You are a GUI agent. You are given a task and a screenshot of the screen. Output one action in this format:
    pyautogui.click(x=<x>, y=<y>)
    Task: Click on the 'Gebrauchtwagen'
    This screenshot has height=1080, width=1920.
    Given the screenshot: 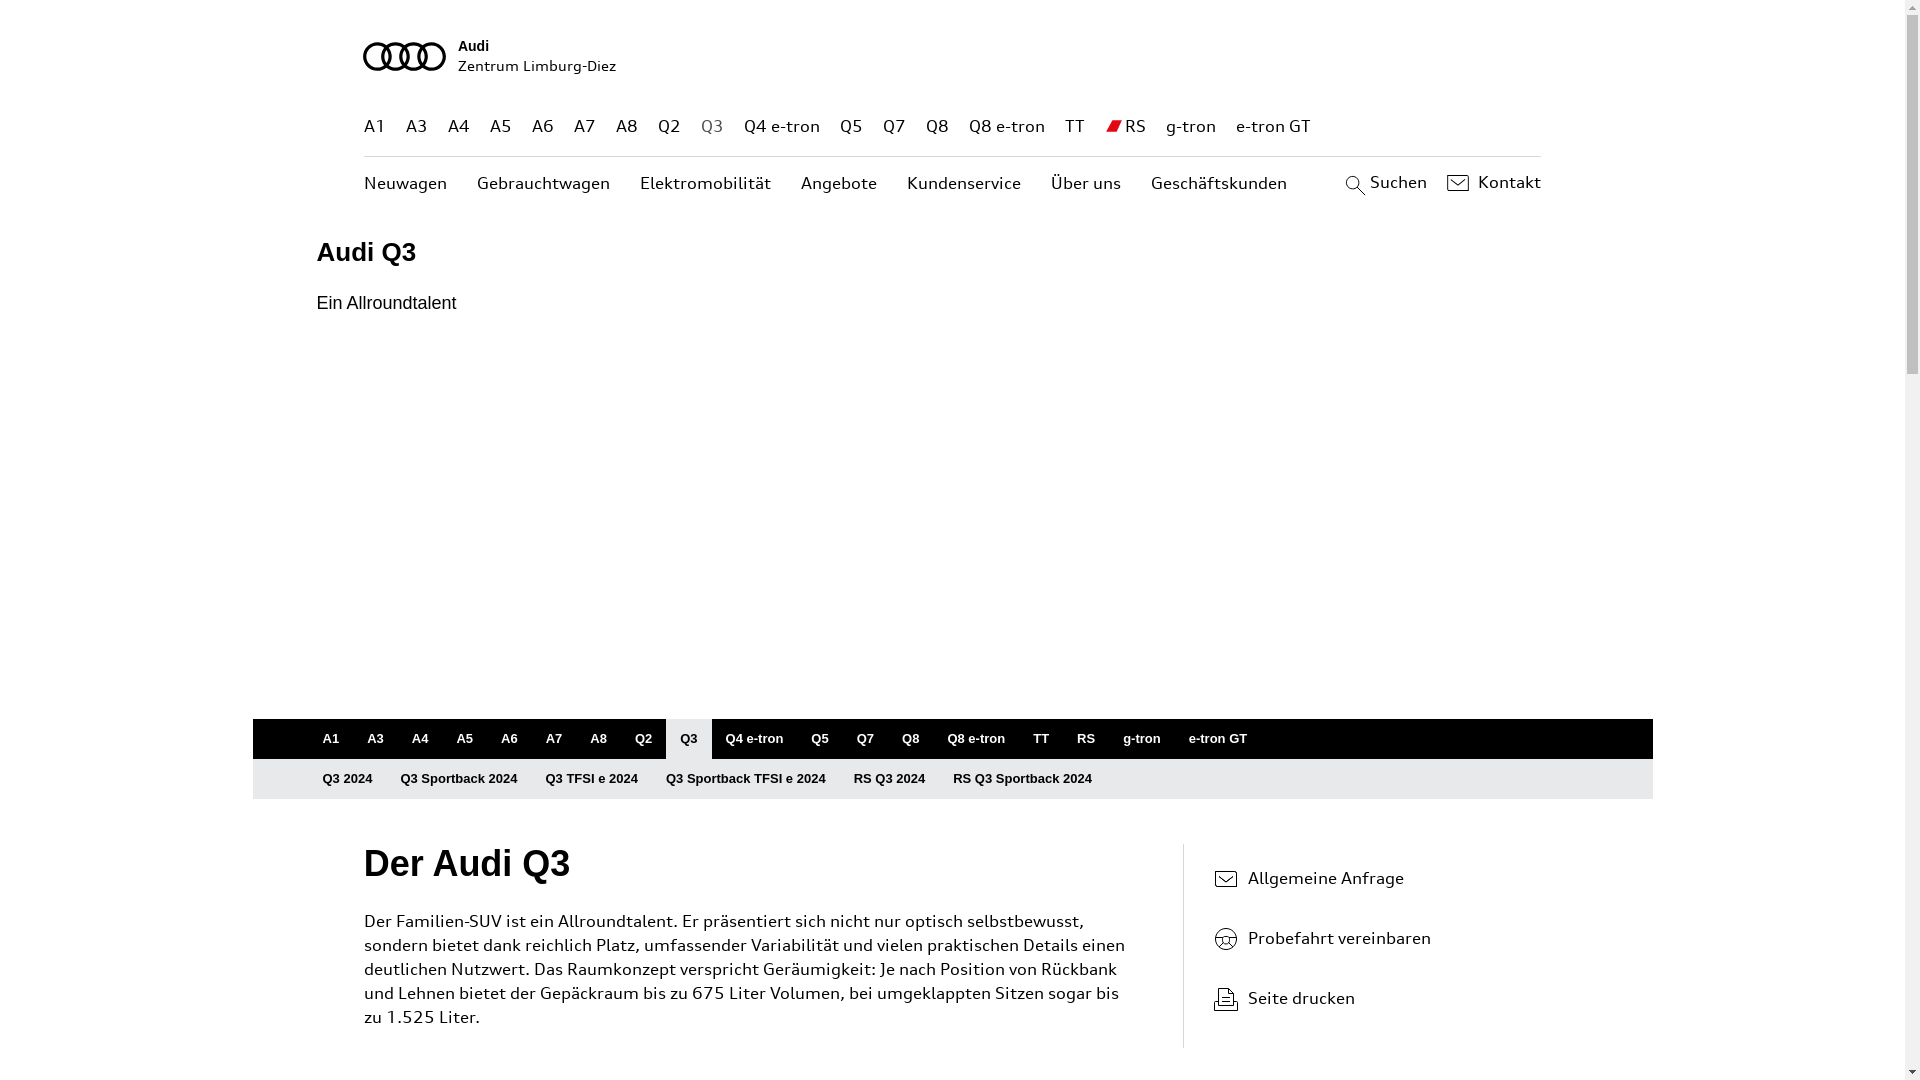 What is the action you would take?
    pyautogui.click(x=543, y=183)
    